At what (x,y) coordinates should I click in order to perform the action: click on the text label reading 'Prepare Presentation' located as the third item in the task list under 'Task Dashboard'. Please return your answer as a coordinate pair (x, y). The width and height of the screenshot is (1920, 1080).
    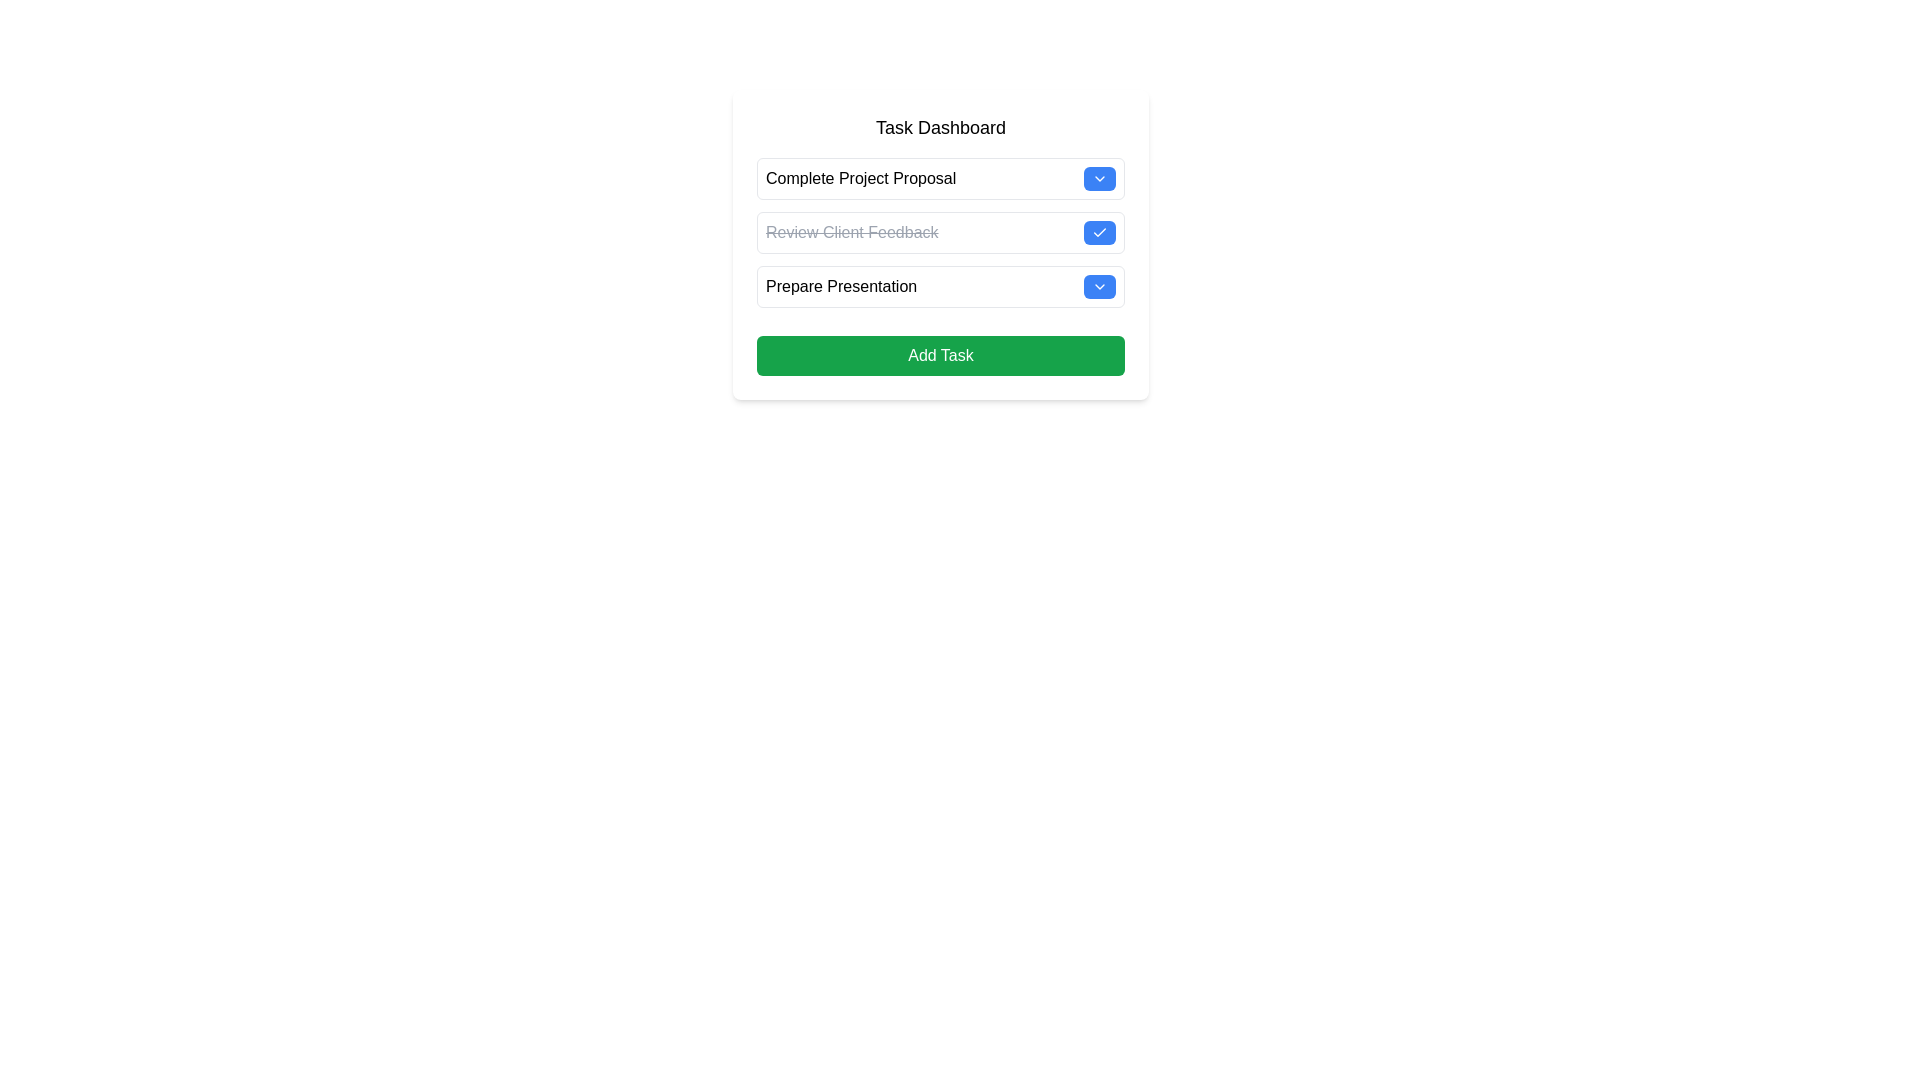
    Looking at the image, I should click on (841, 286).